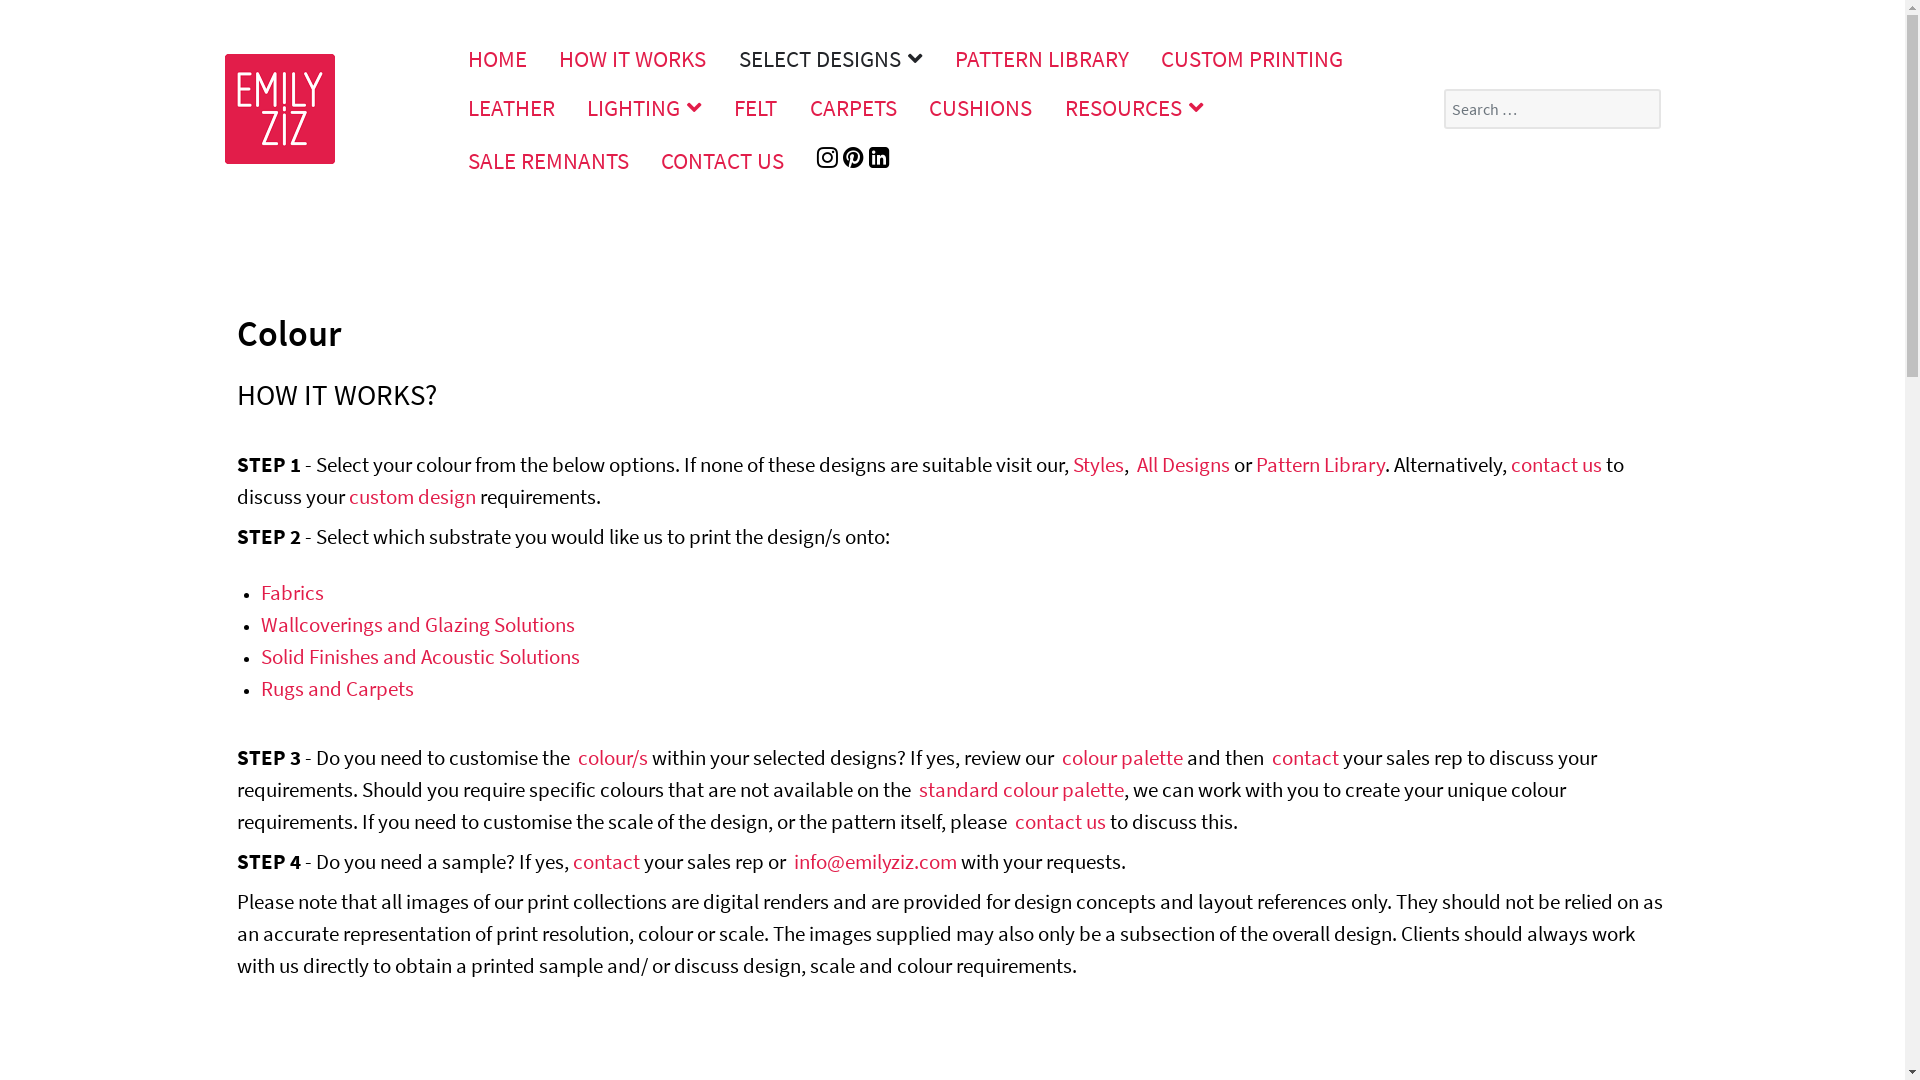 This screenshot has width=1920, height=1080. What do you see at coordinates (416, 623) in the screenshot?
I see `'Wallcoverings and Glazing Solutions'` at bounding box center [416, 623].